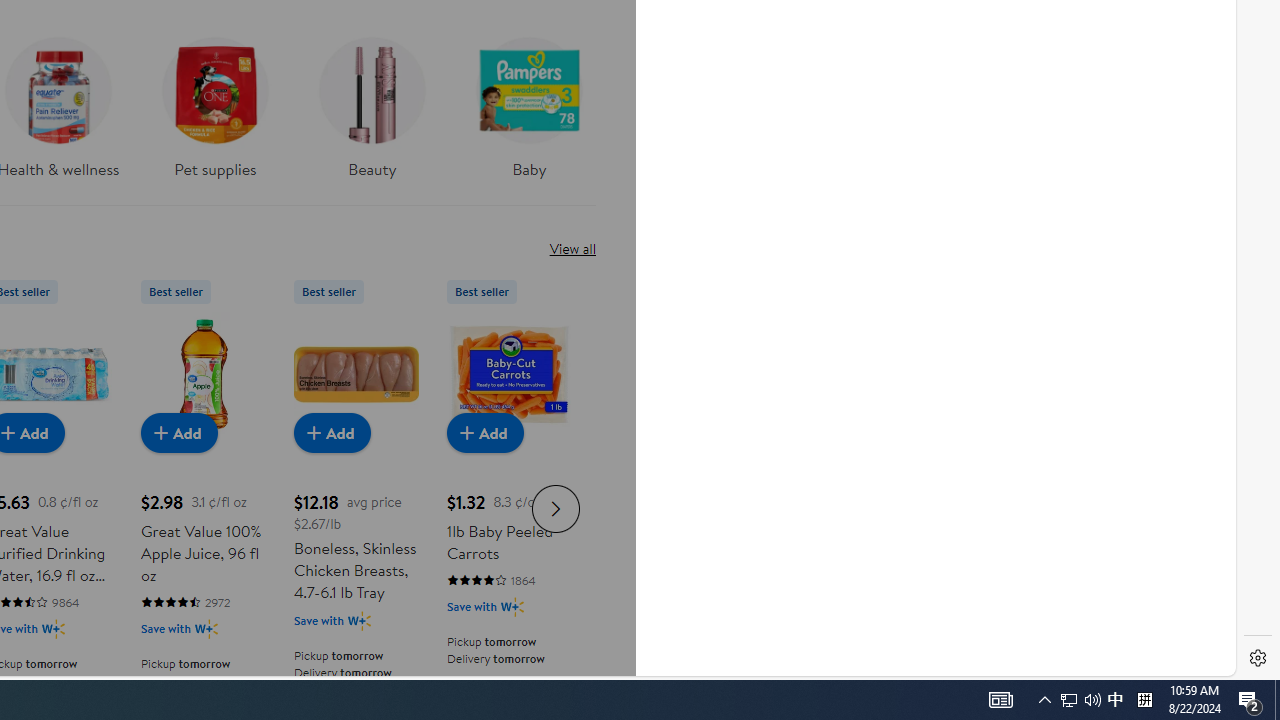 Image resolution: width=1280 pixels, height=720 pixels. What do you see at coordinates (509, 374) in the screenshot?
I see `'1lb Baby Peeled Carrots'` at bounding box center [509, 374].